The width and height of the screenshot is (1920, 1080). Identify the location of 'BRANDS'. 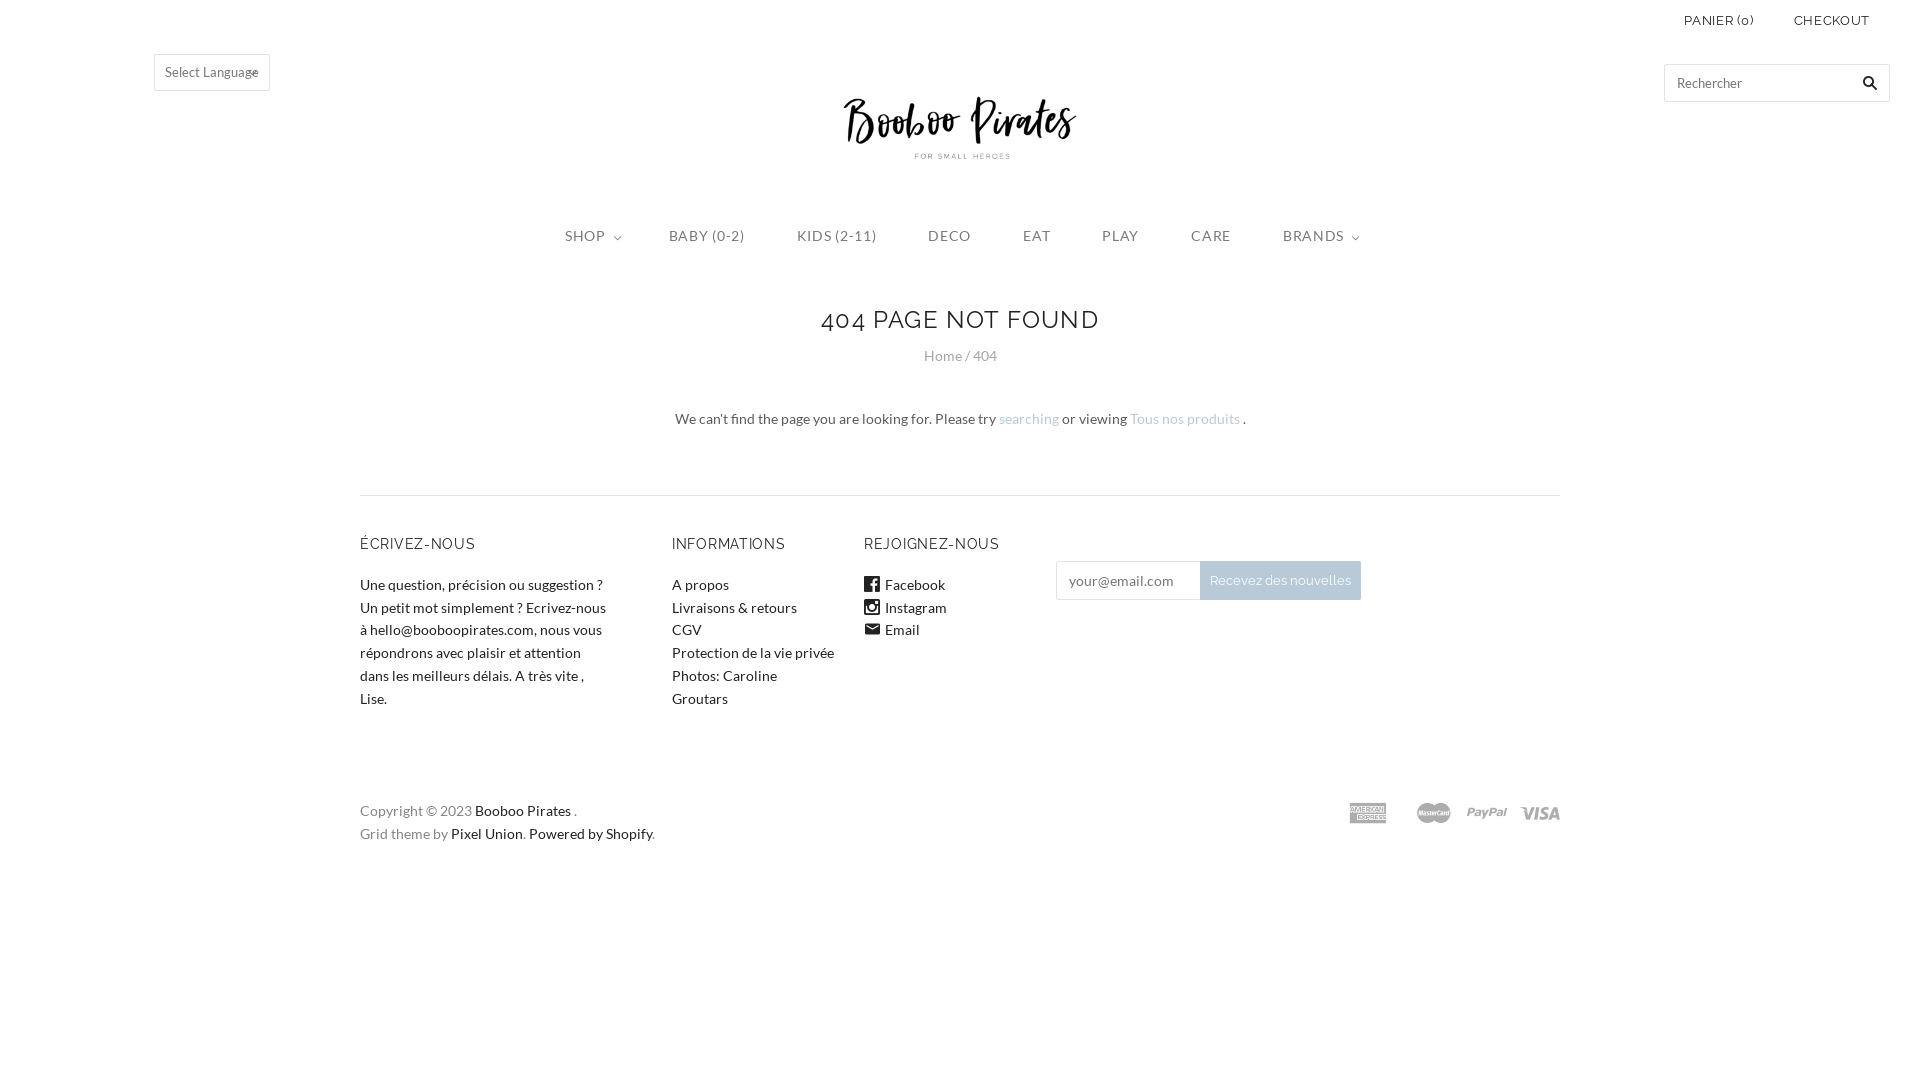
(1256, 235).